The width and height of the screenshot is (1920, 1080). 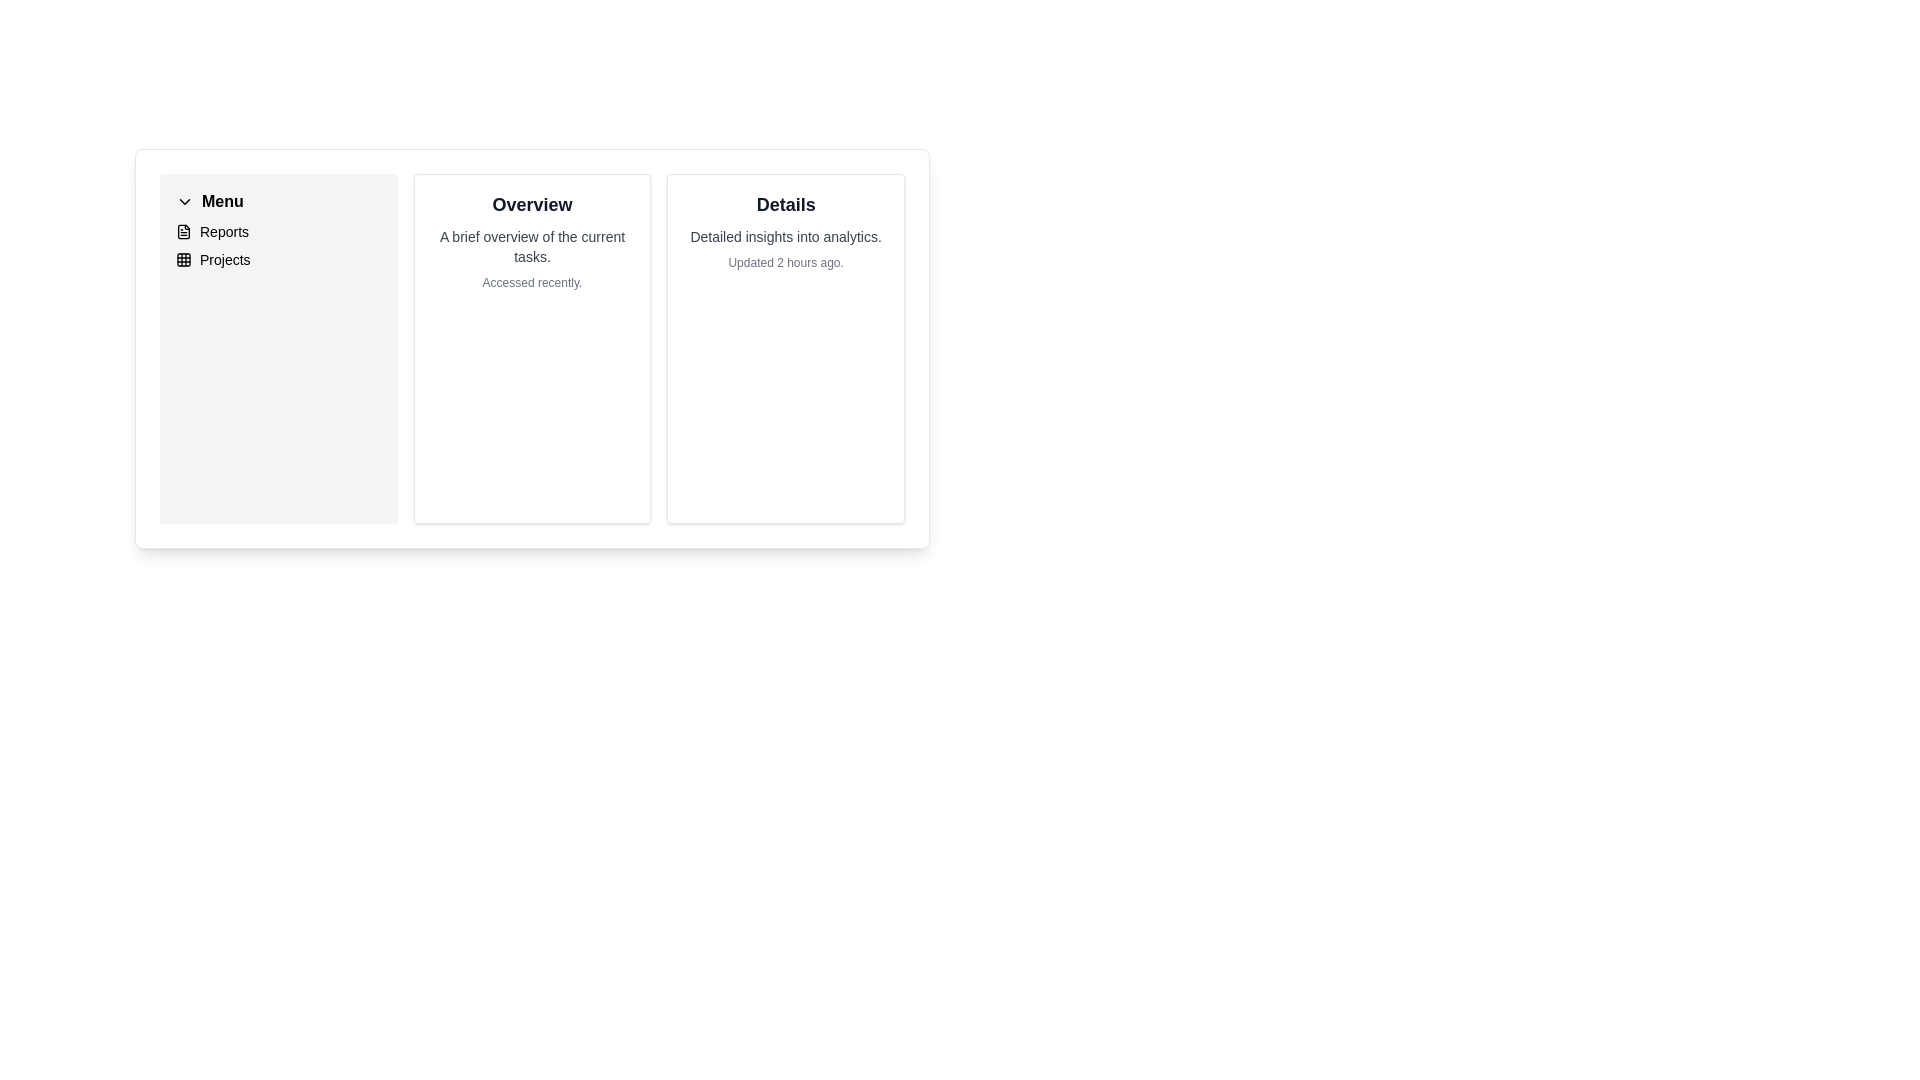 I want to click on the title text label that serves as a section overview, located at the top of the middle-aligned card, so click(x=532, y=204).